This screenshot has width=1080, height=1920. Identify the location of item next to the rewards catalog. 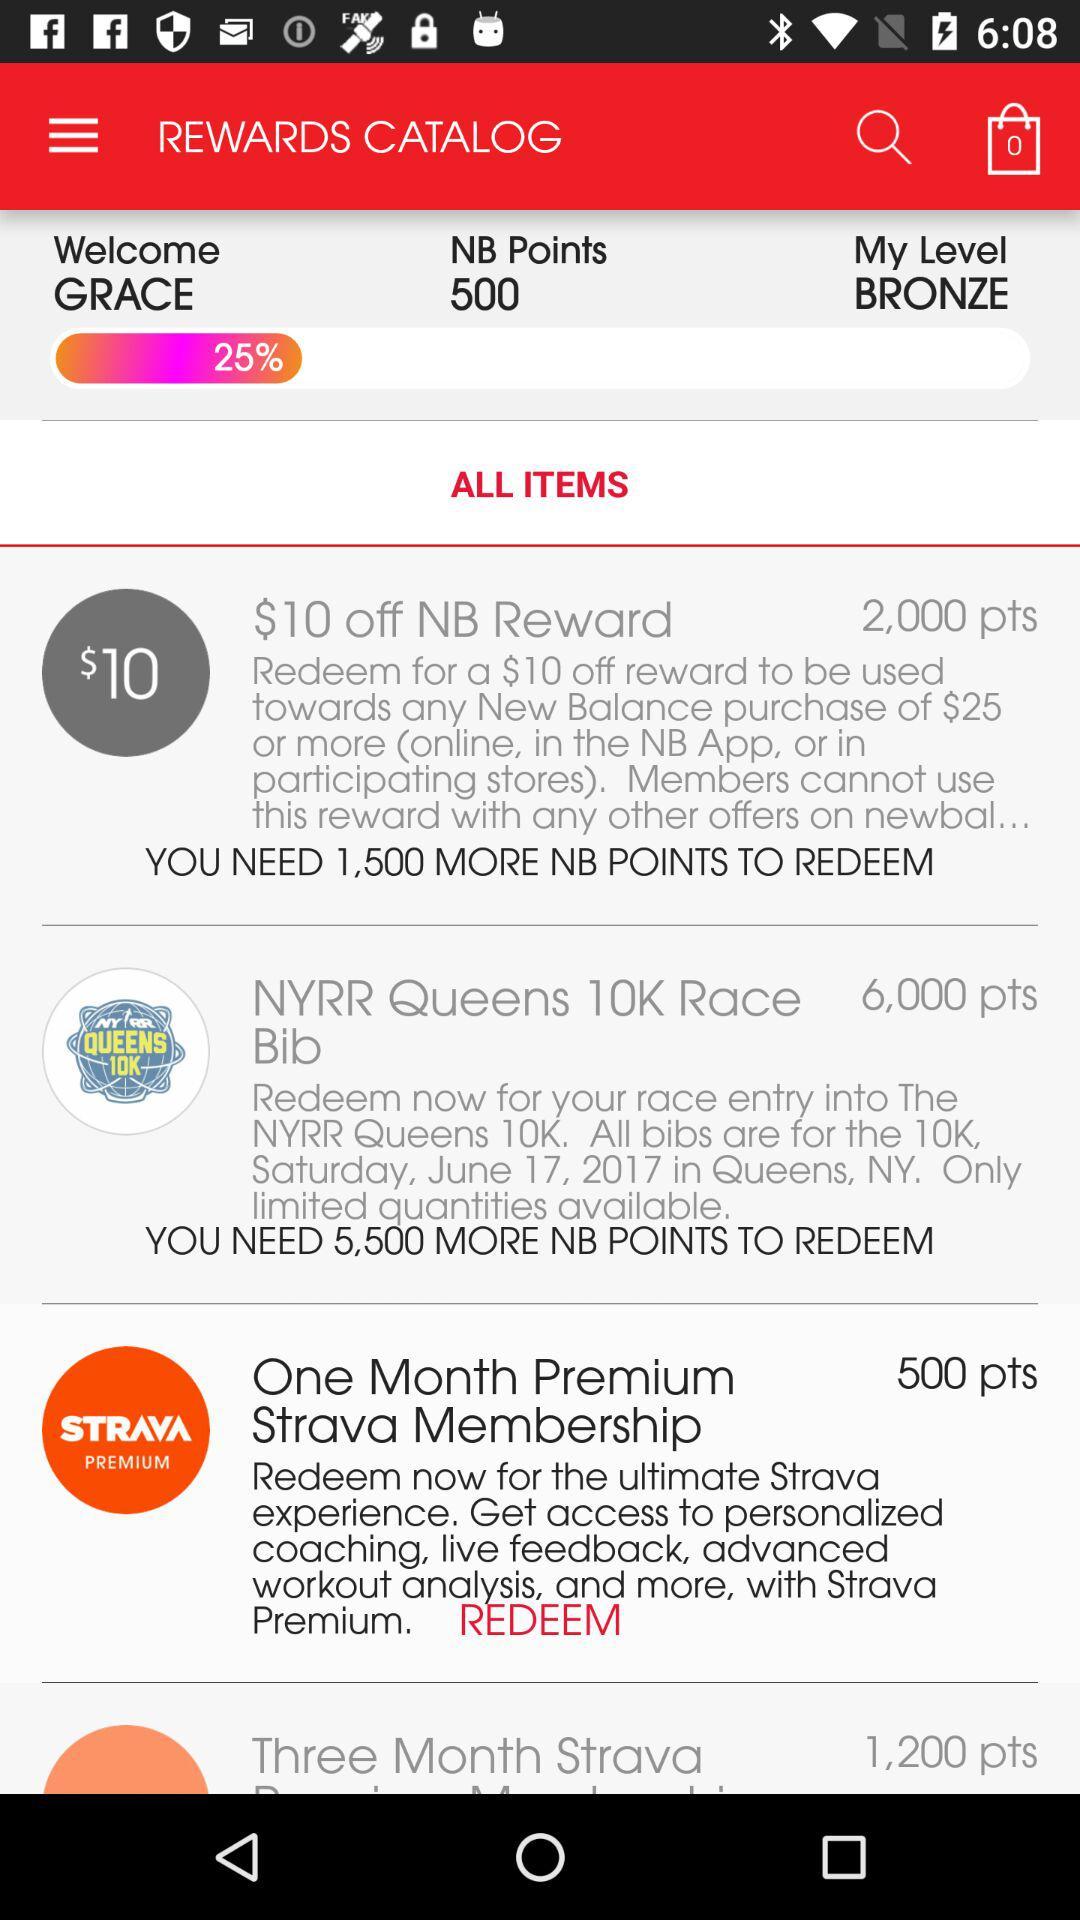
(72, 135).